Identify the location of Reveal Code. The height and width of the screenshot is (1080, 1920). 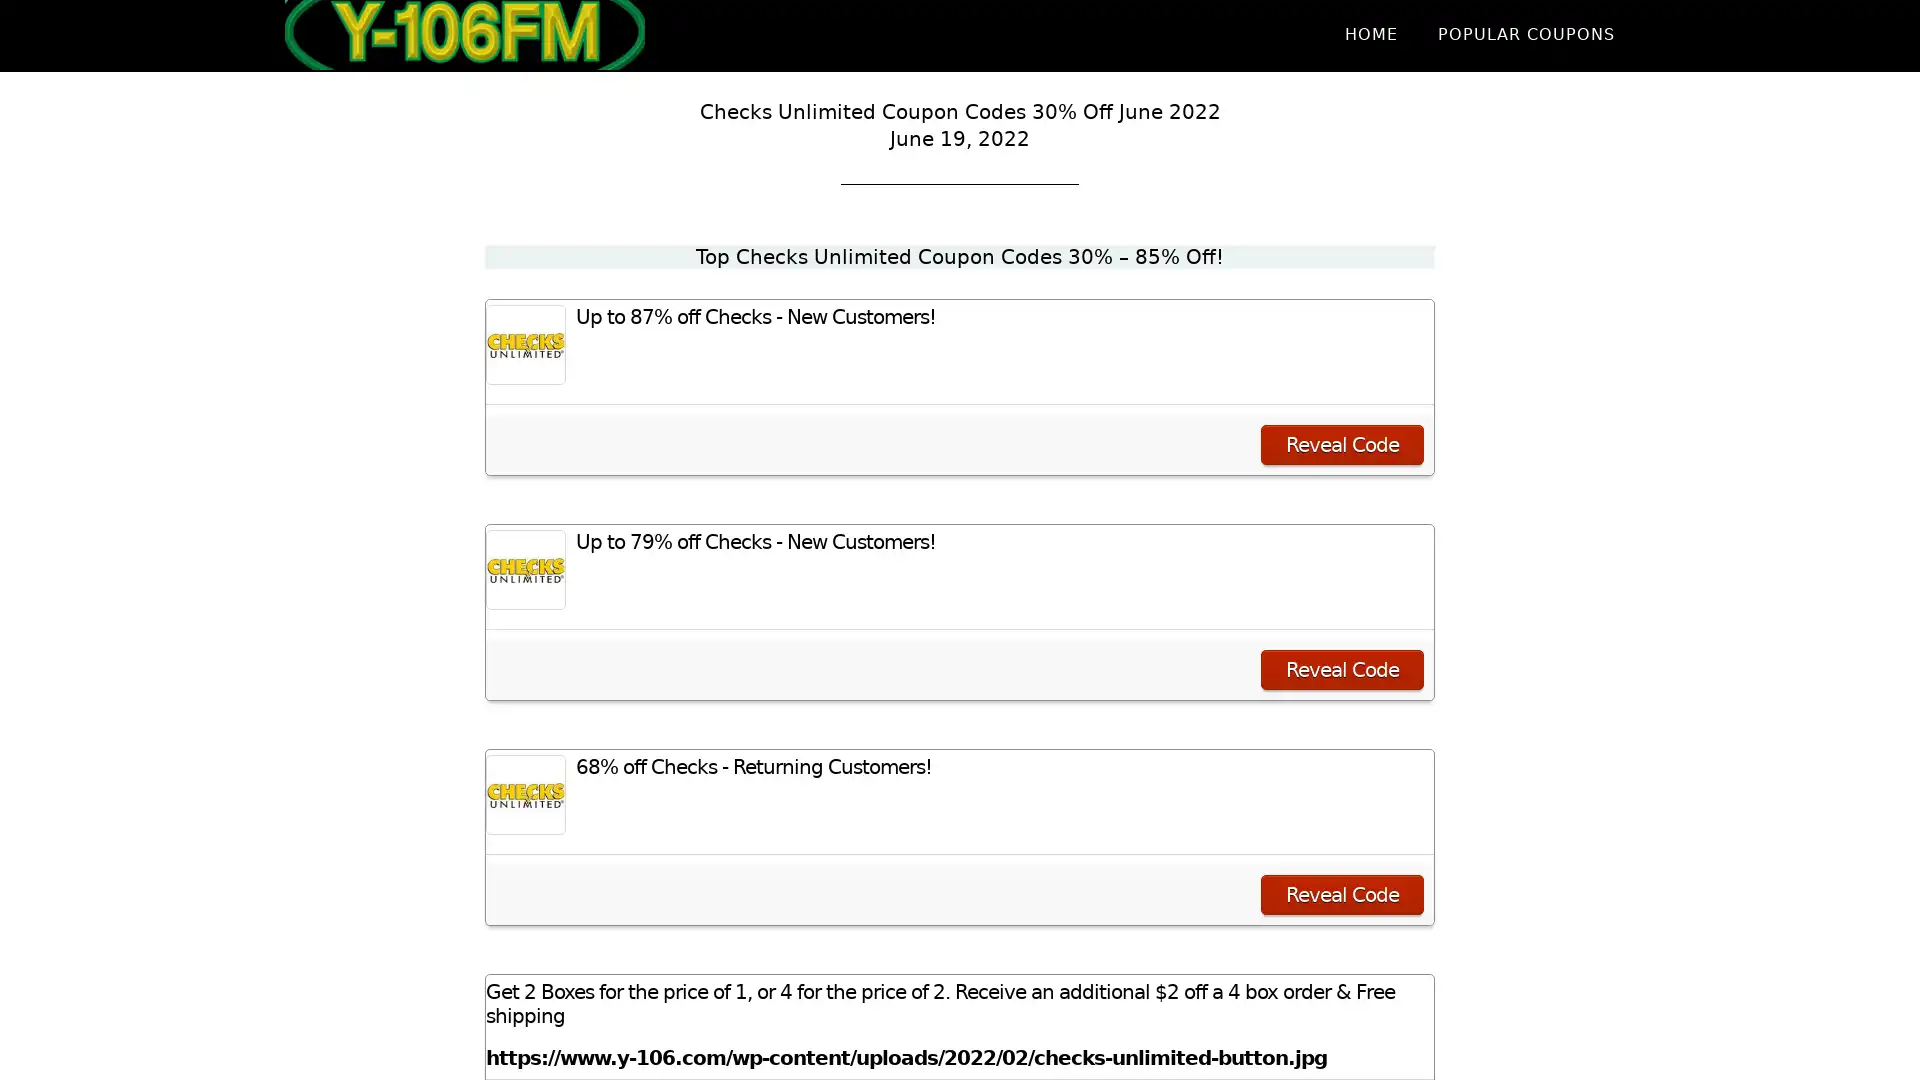
(1342, 893).